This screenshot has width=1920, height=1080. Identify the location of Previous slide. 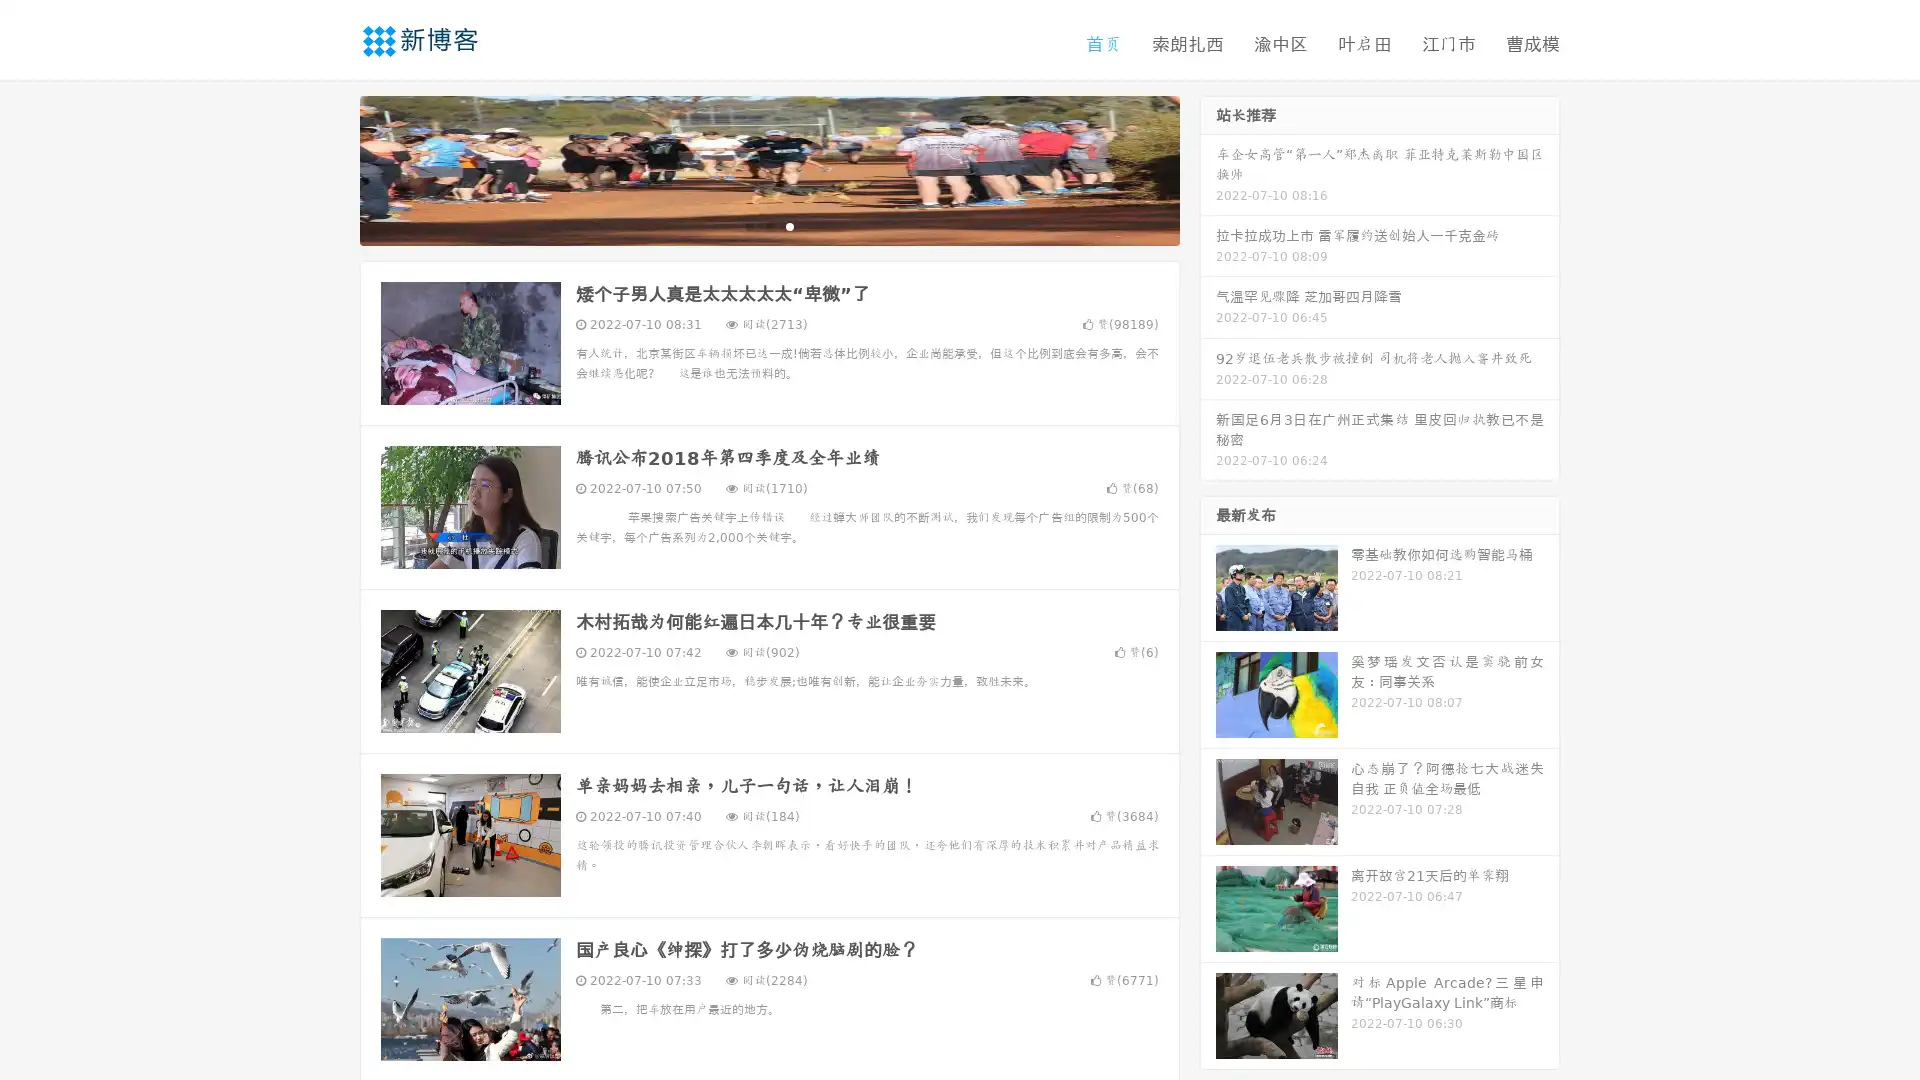
(330, 168).